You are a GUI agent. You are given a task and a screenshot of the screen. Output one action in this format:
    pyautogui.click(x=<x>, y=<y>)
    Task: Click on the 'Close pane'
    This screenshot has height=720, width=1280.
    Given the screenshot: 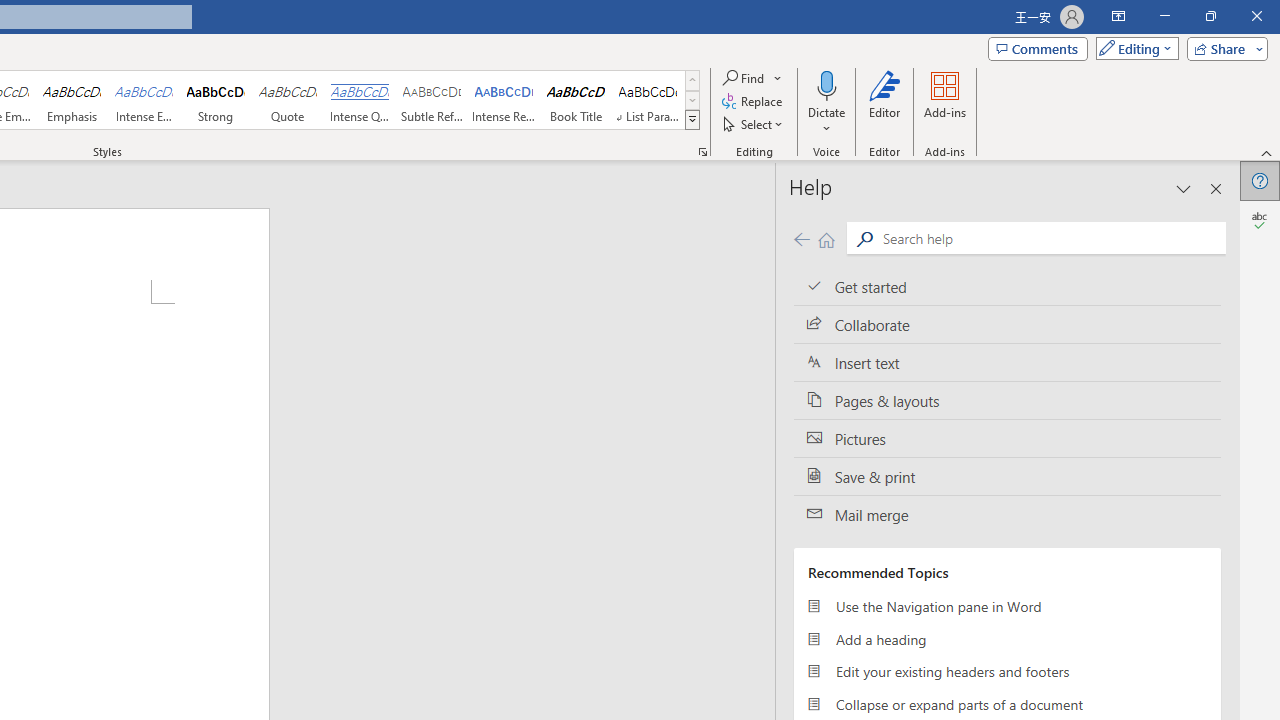 What is the action you would take?
    pyautogui.click(x=1215, y=189)
    